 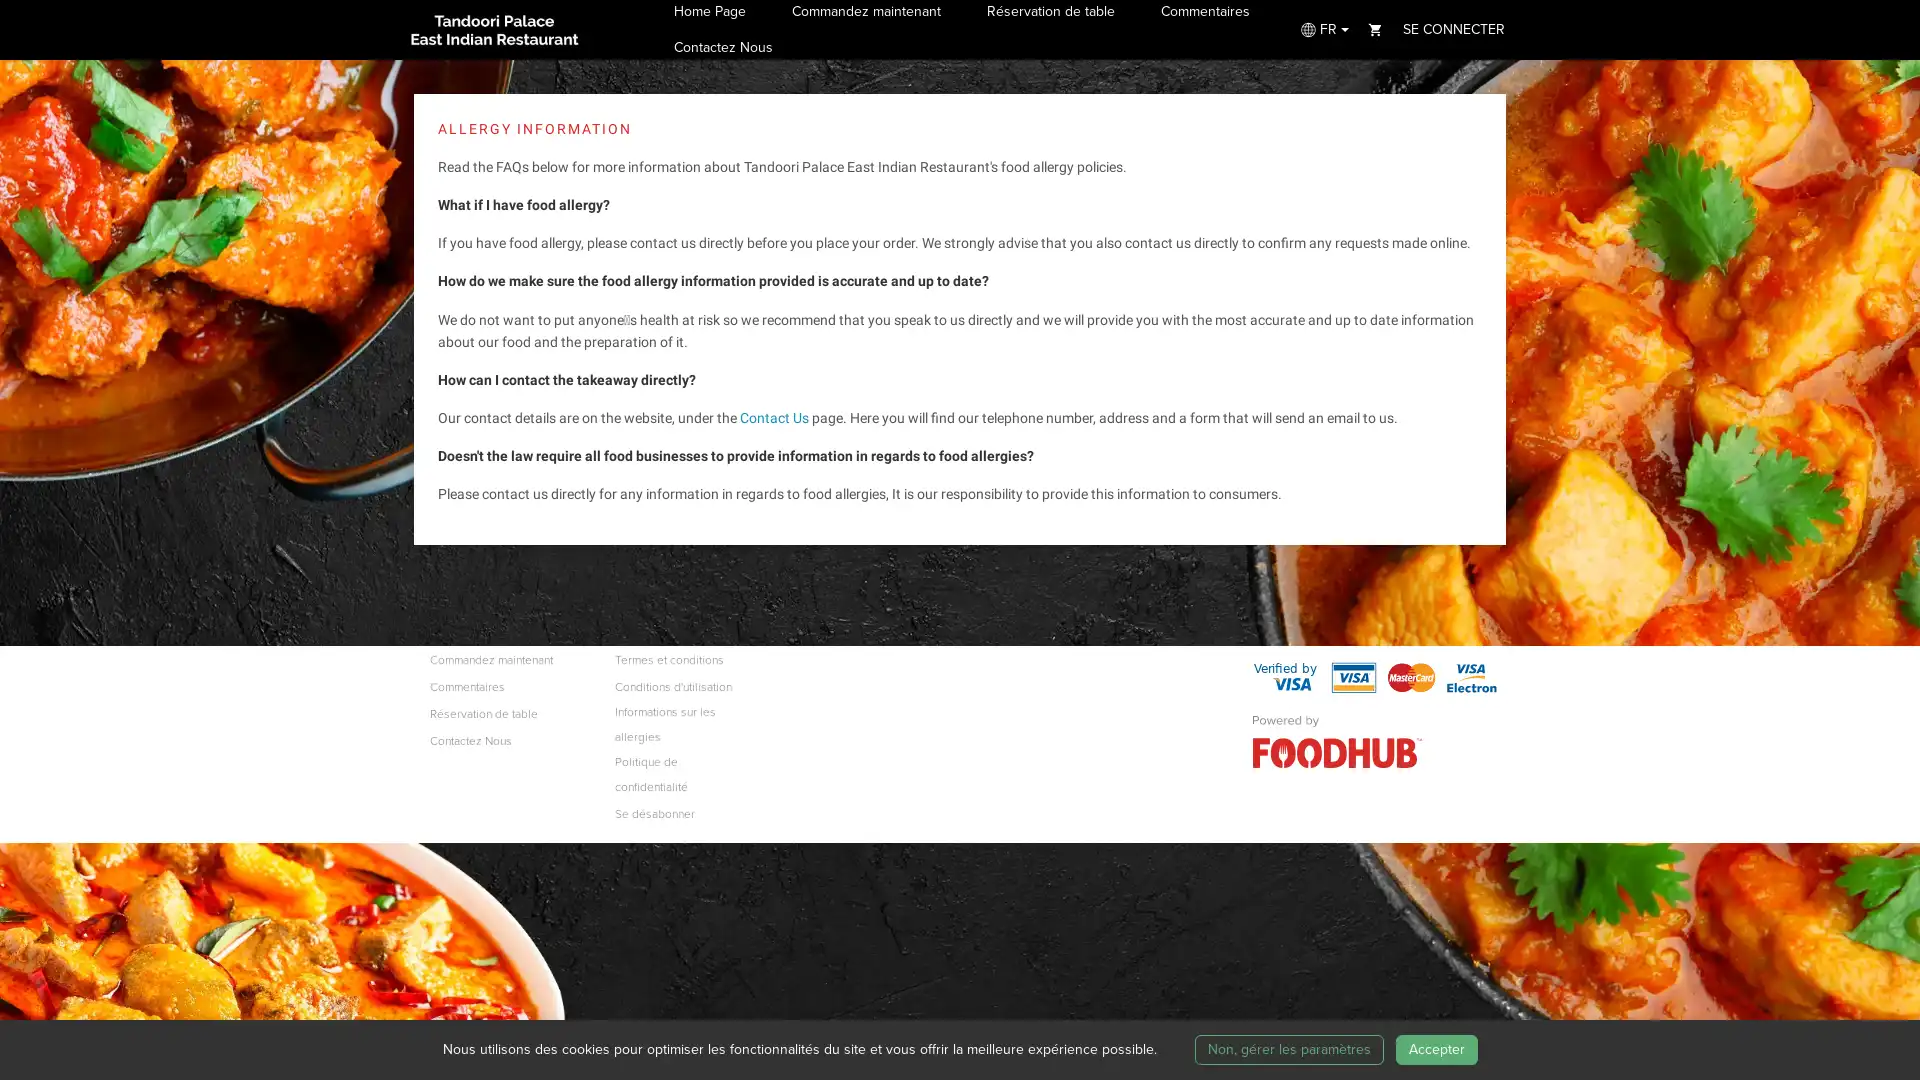 I want to click on Accepter, so click(x=1434, y=1048).